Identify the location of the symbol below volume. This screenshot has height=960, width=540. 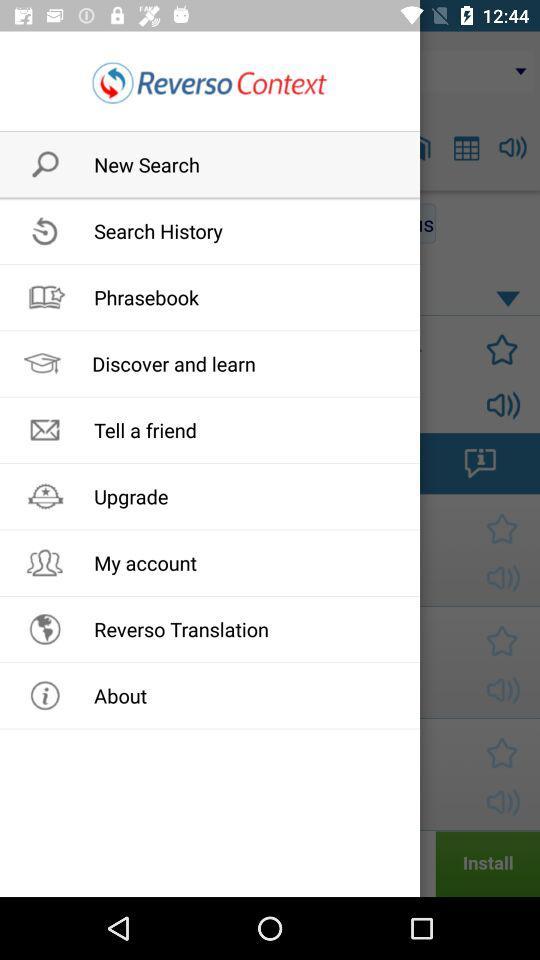
(479, 463).